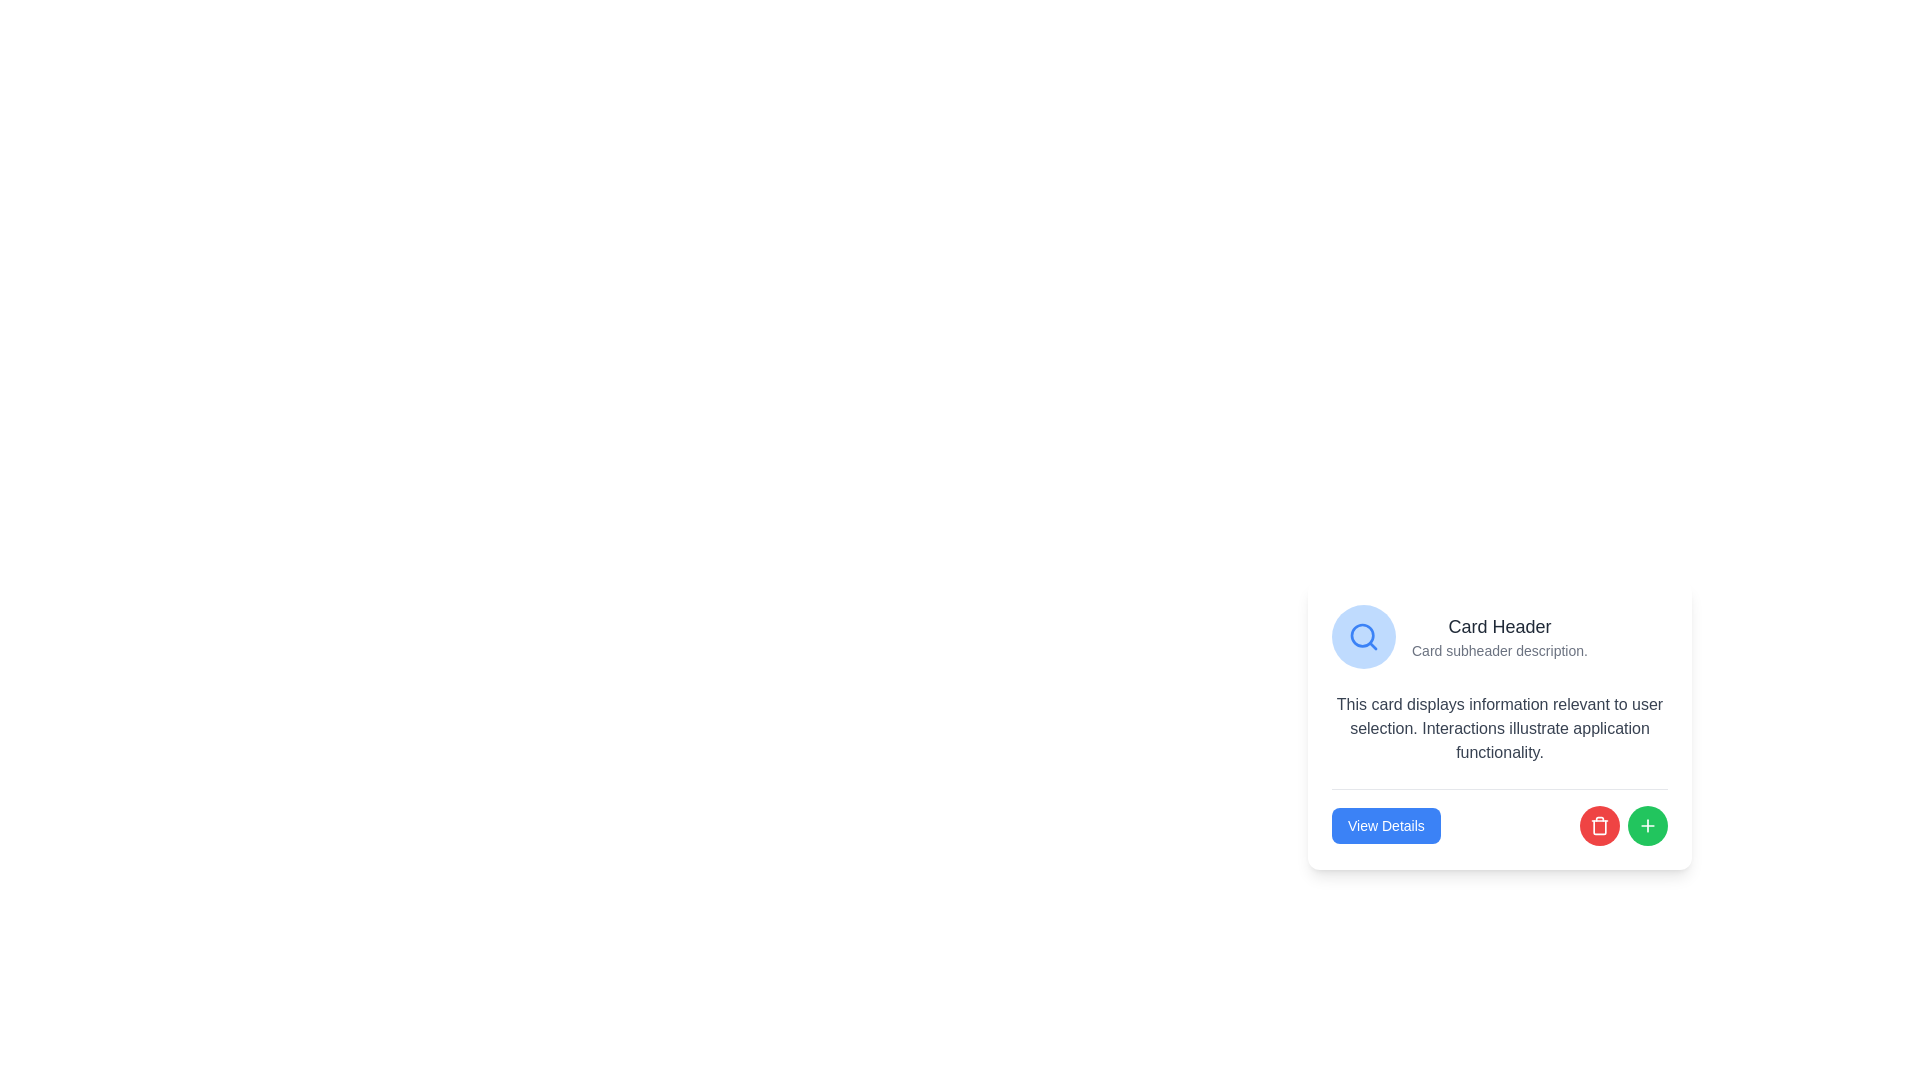  Describe the element at coordinates (1499, 626) in the screenshot. I see `the title text element at the top left of the card, which summarizes the card's content` at that location.